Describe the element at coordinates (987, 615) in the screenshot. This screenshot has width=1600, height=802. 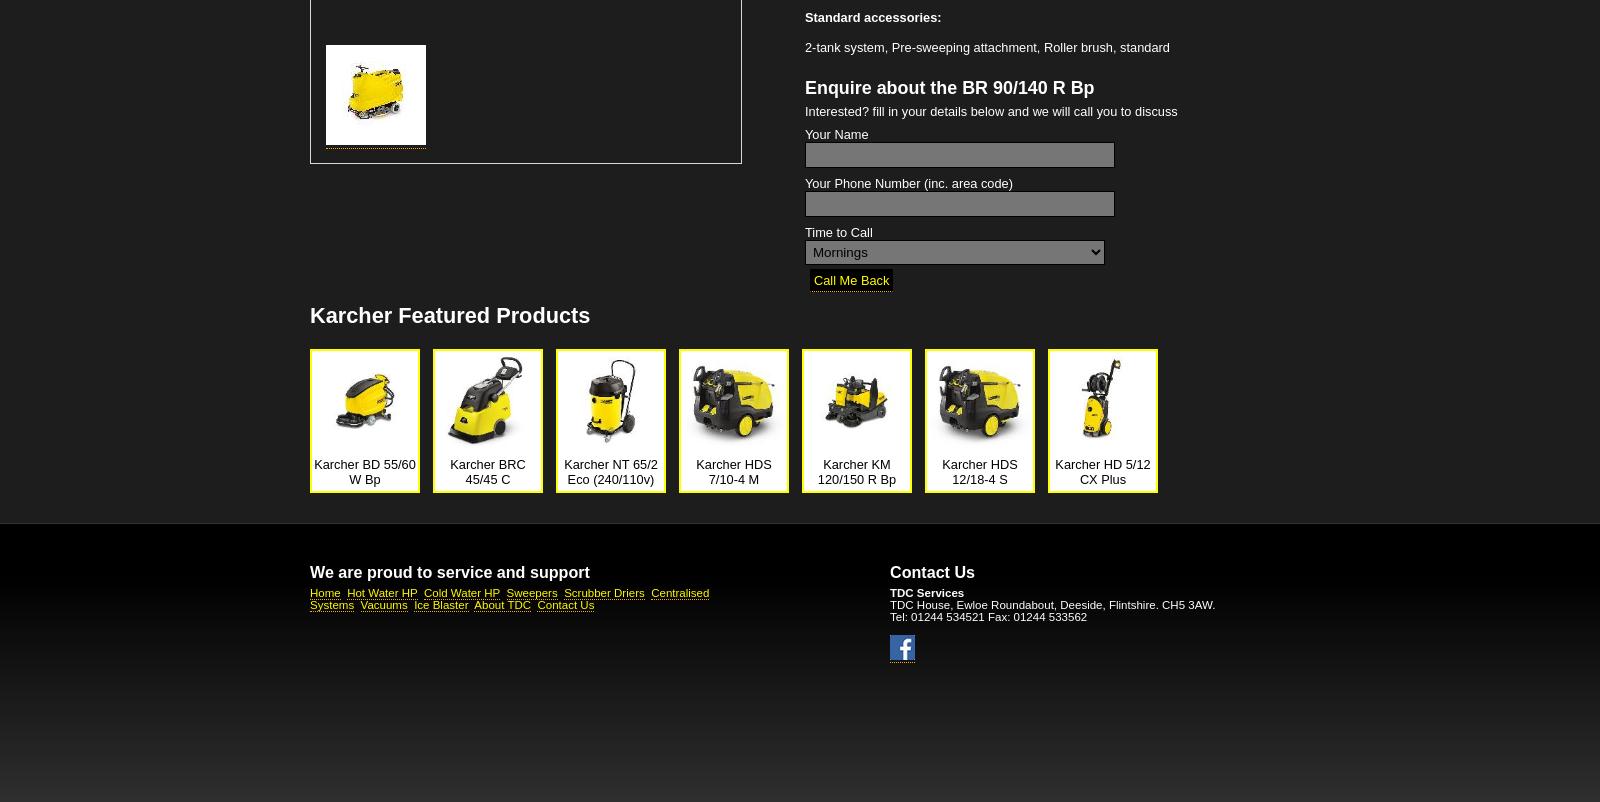
I see `'Tel: 01244 534521 Fax: 01244 533562'` at that location.